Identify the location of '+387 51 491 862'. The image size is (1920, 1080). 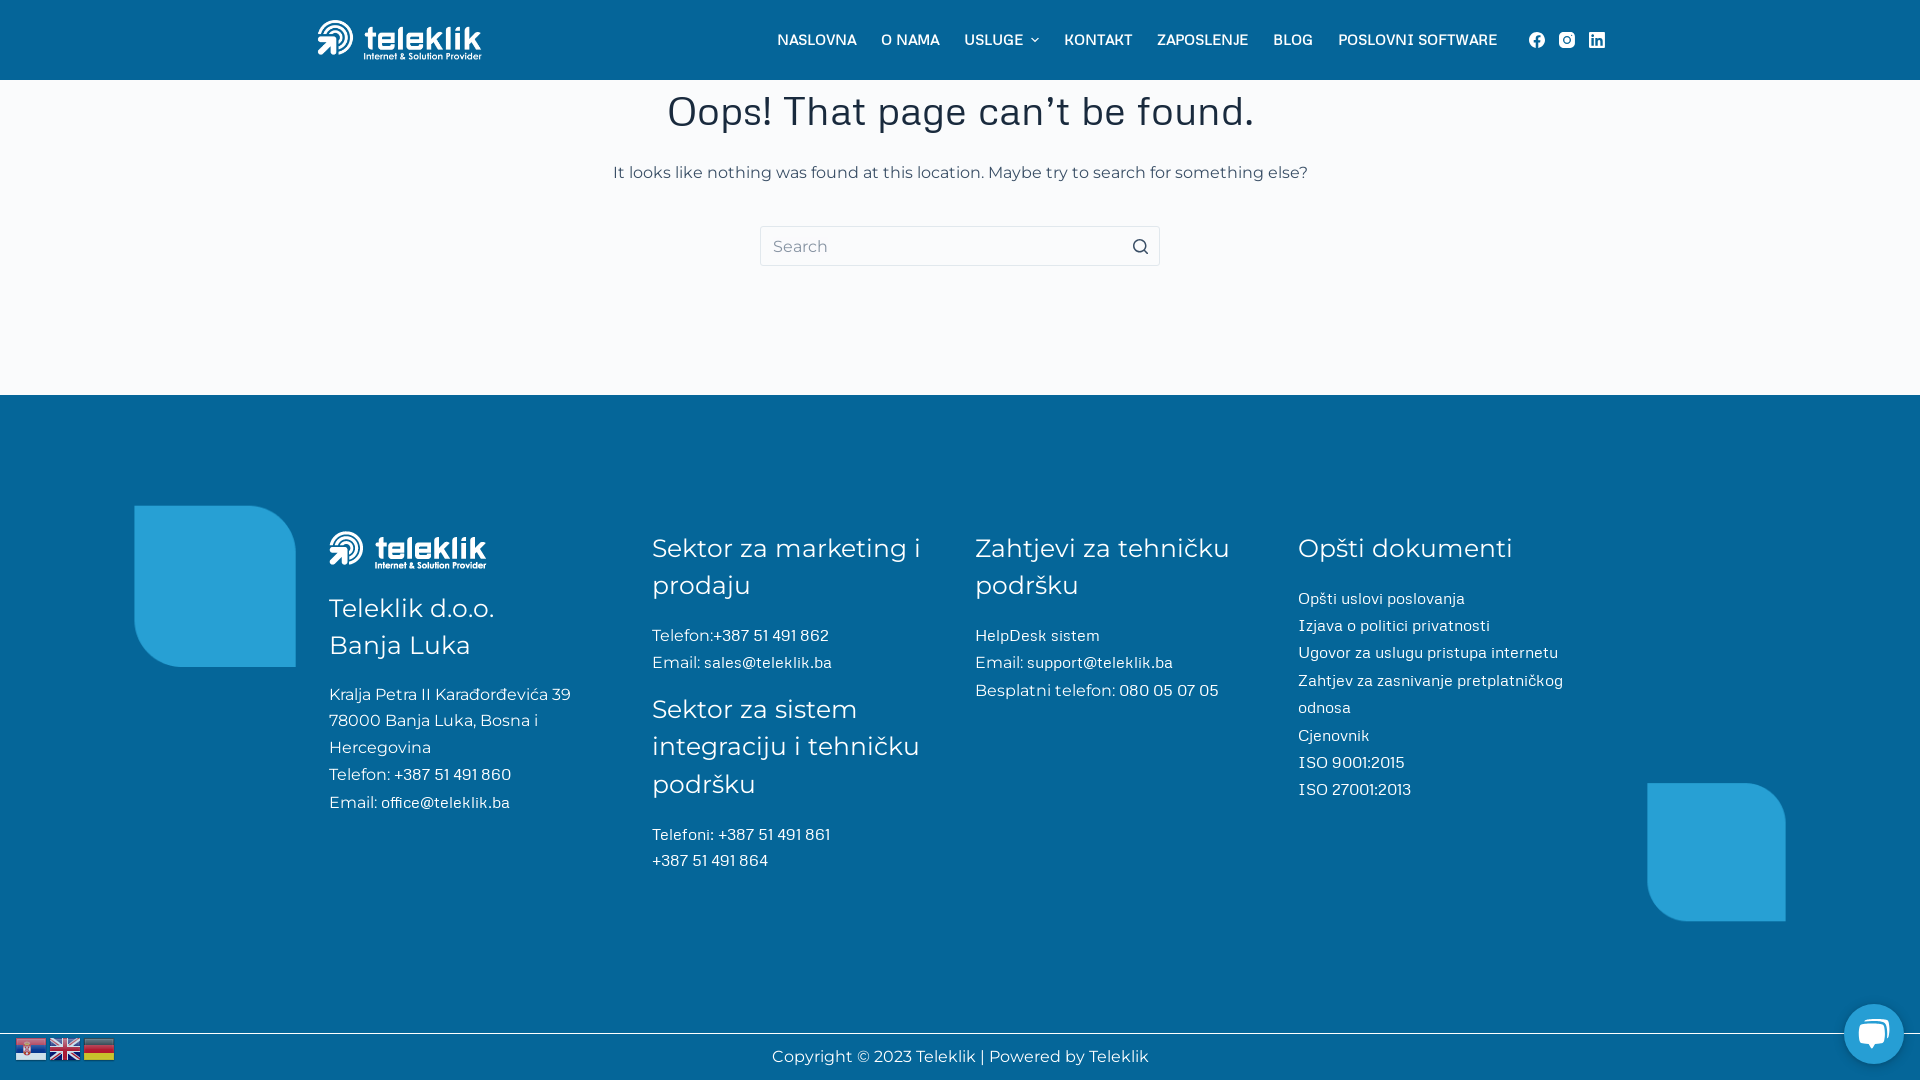
(770, 635).